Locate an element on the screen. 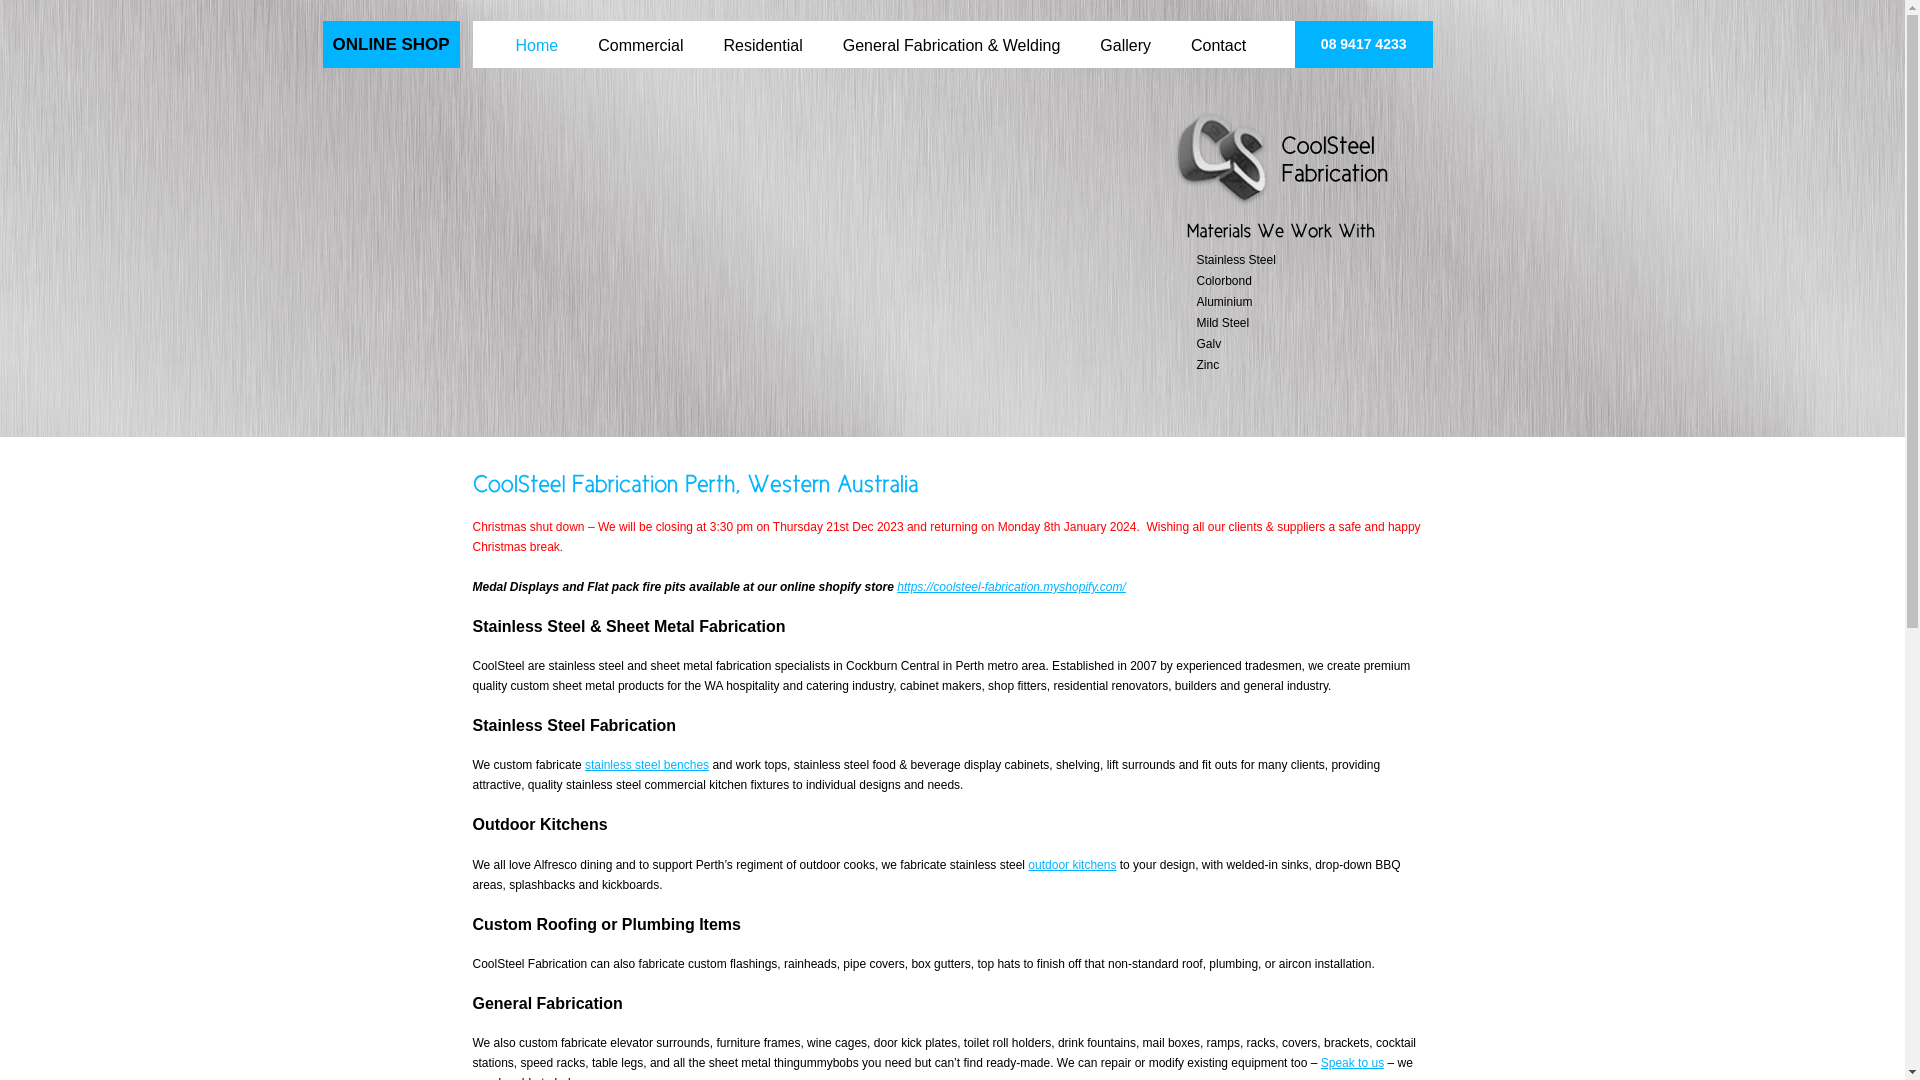 This screenshot has width=1920, height=1080. 'Contact' is located at coordinates (1217, 33).